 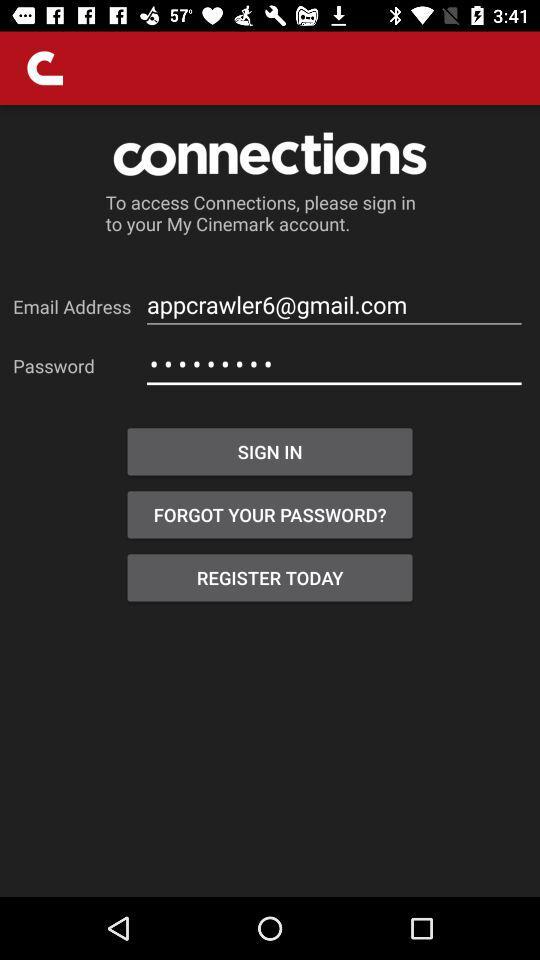 I want to click on the forgot your password? icon, so click(x=270, y=513).